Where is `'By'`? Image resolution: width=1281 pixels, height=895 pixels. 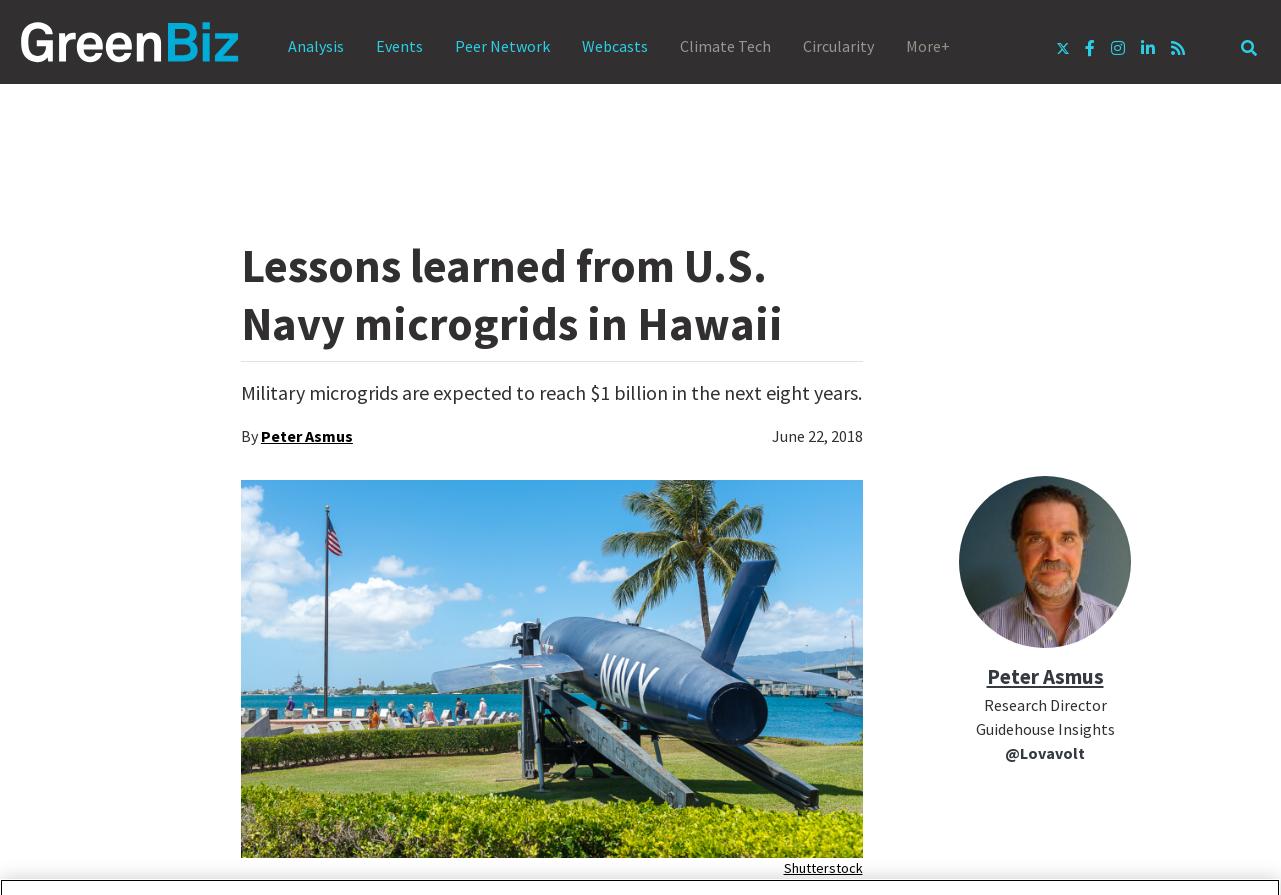 'By' is located at coordinates (250, 436).